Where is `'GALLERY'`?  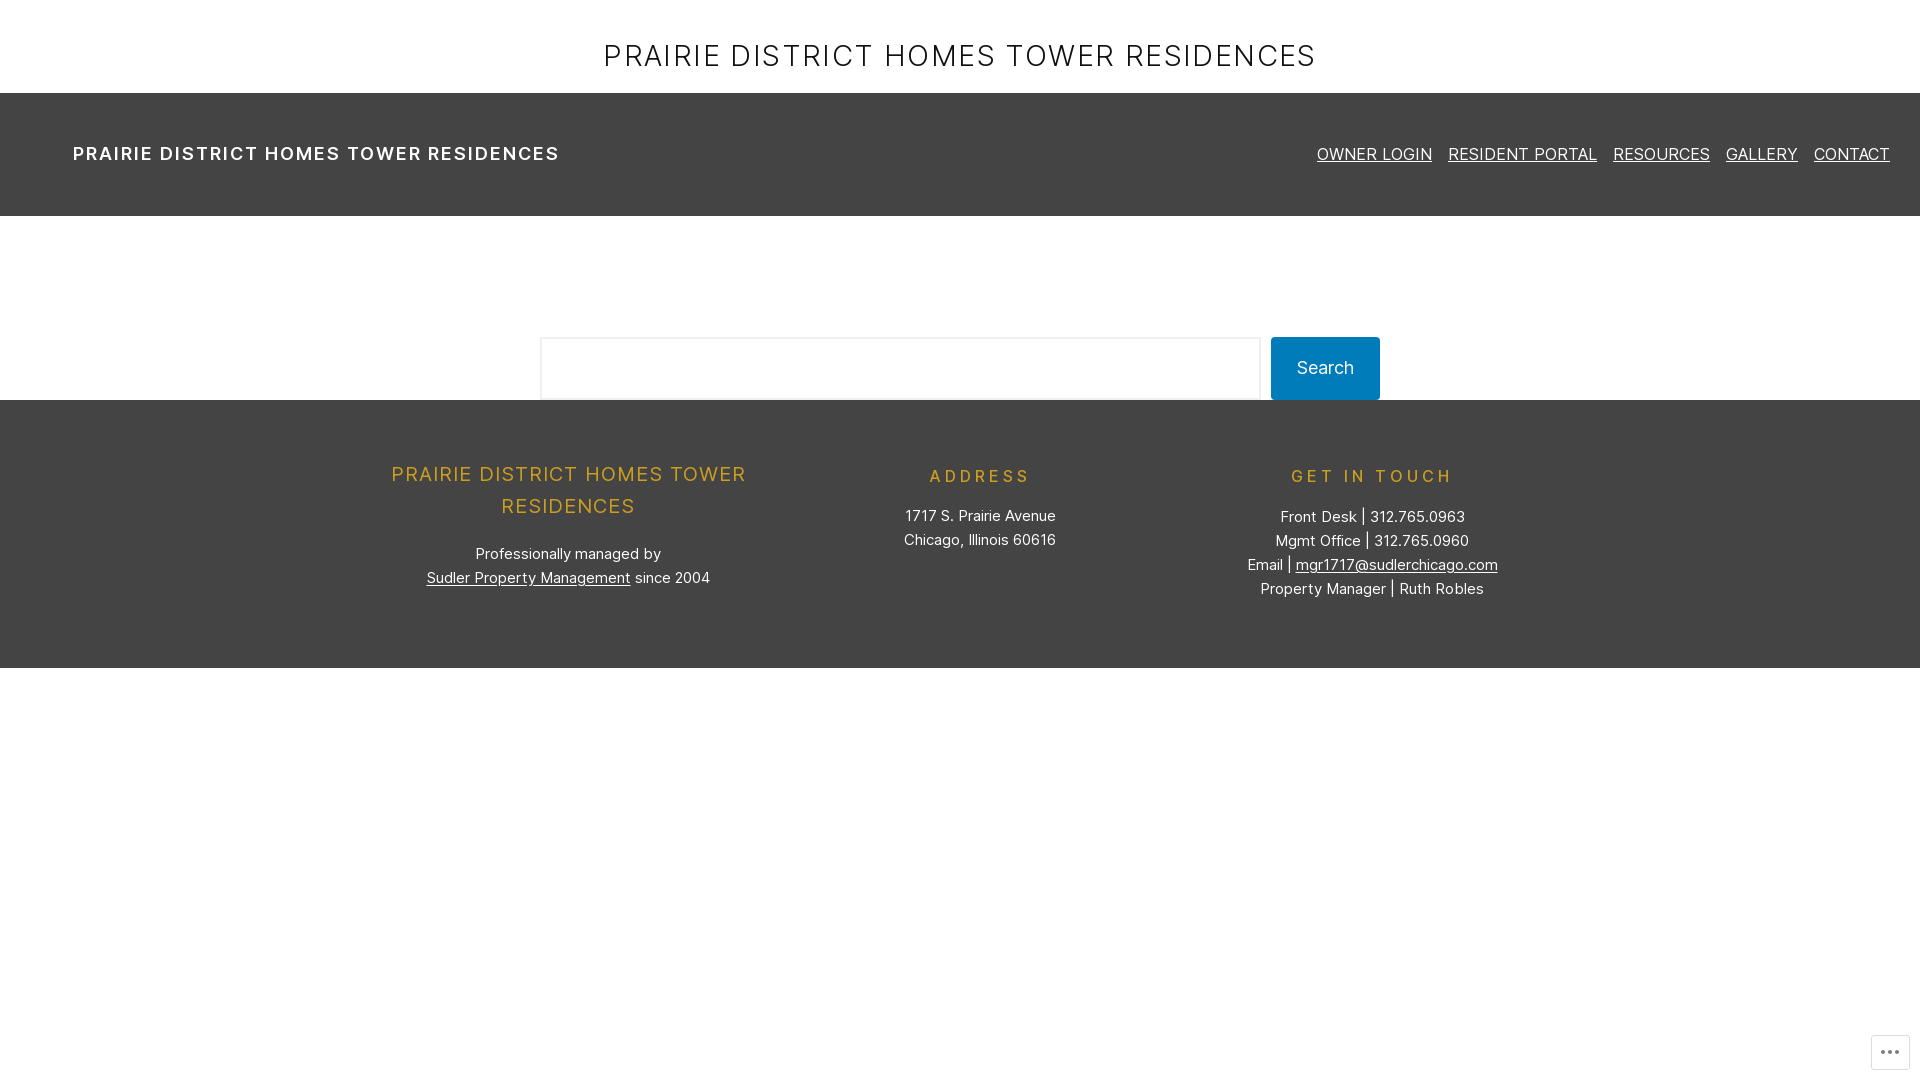
'GALLERY' is located at coordinates (1761, 153).